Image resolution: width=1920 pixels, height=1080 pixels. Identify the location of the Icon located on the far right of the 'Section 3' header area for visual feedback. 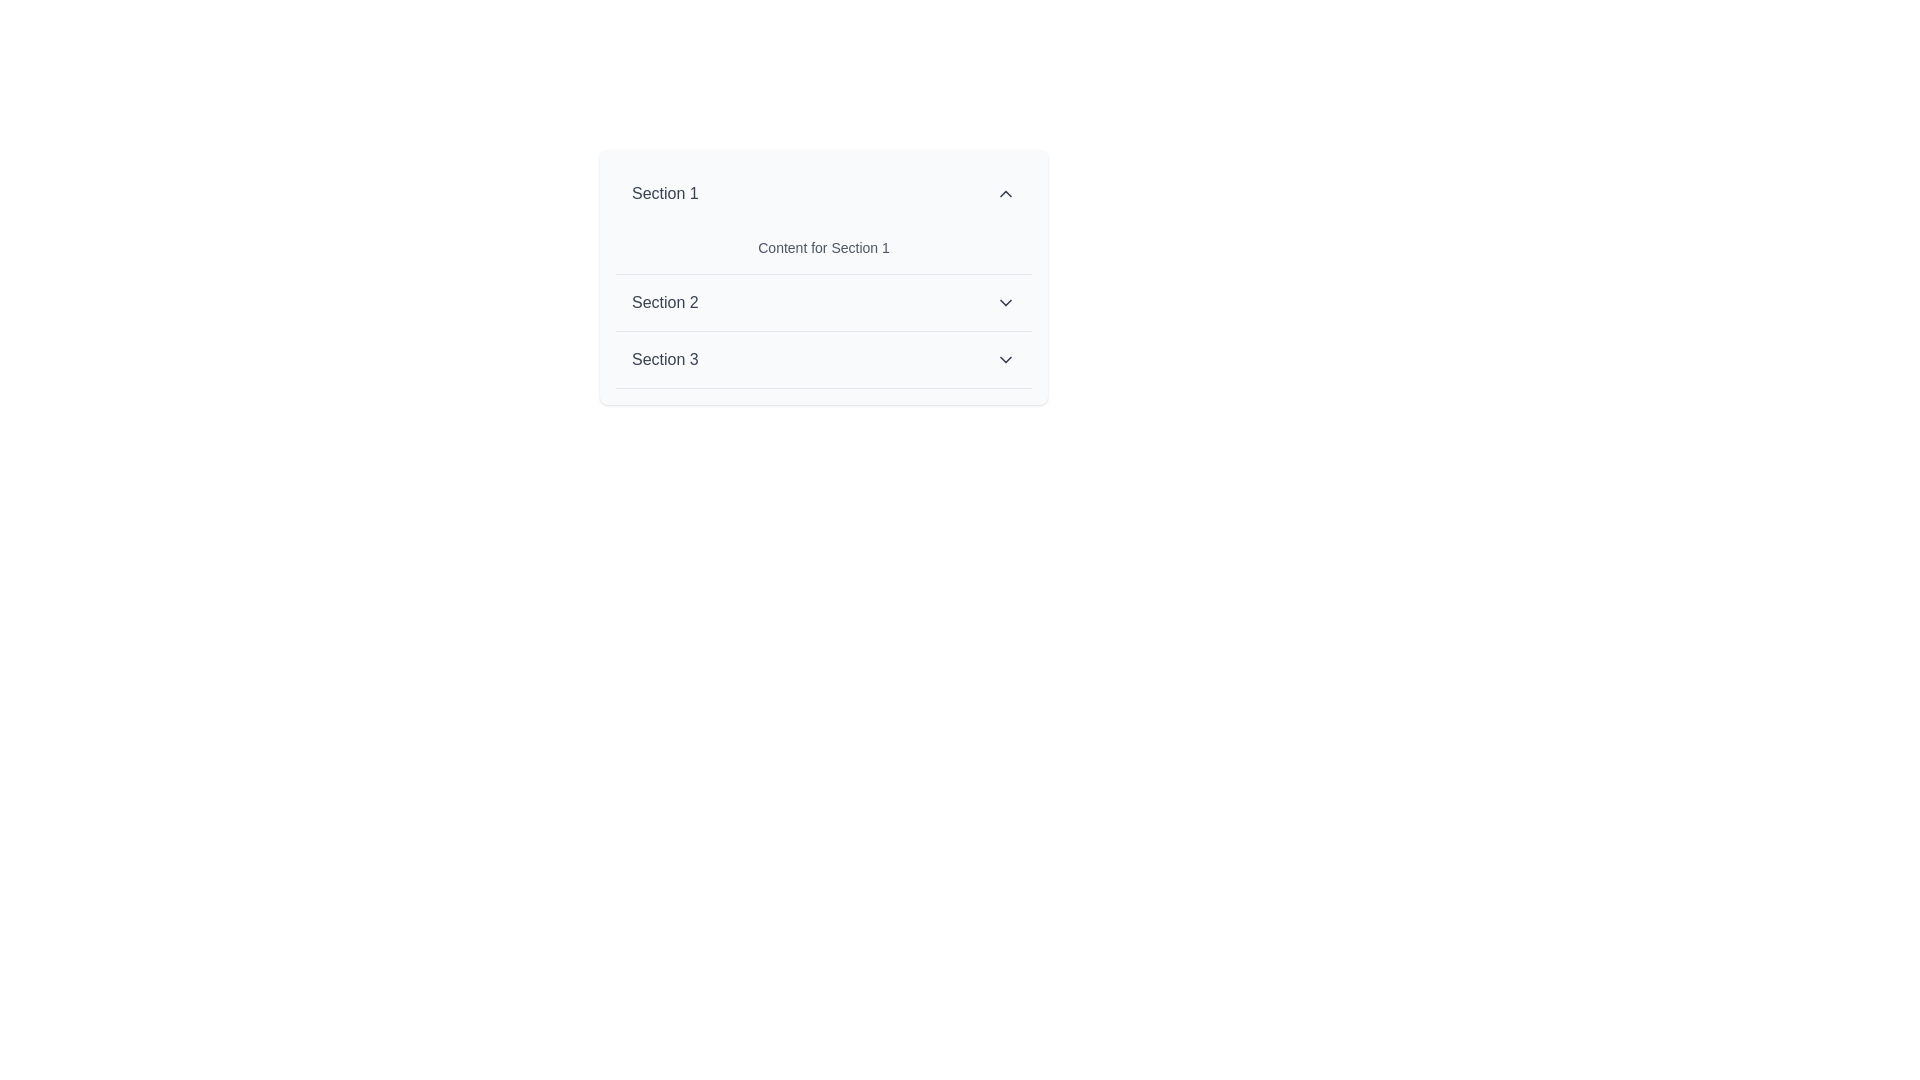
(1006, 358).